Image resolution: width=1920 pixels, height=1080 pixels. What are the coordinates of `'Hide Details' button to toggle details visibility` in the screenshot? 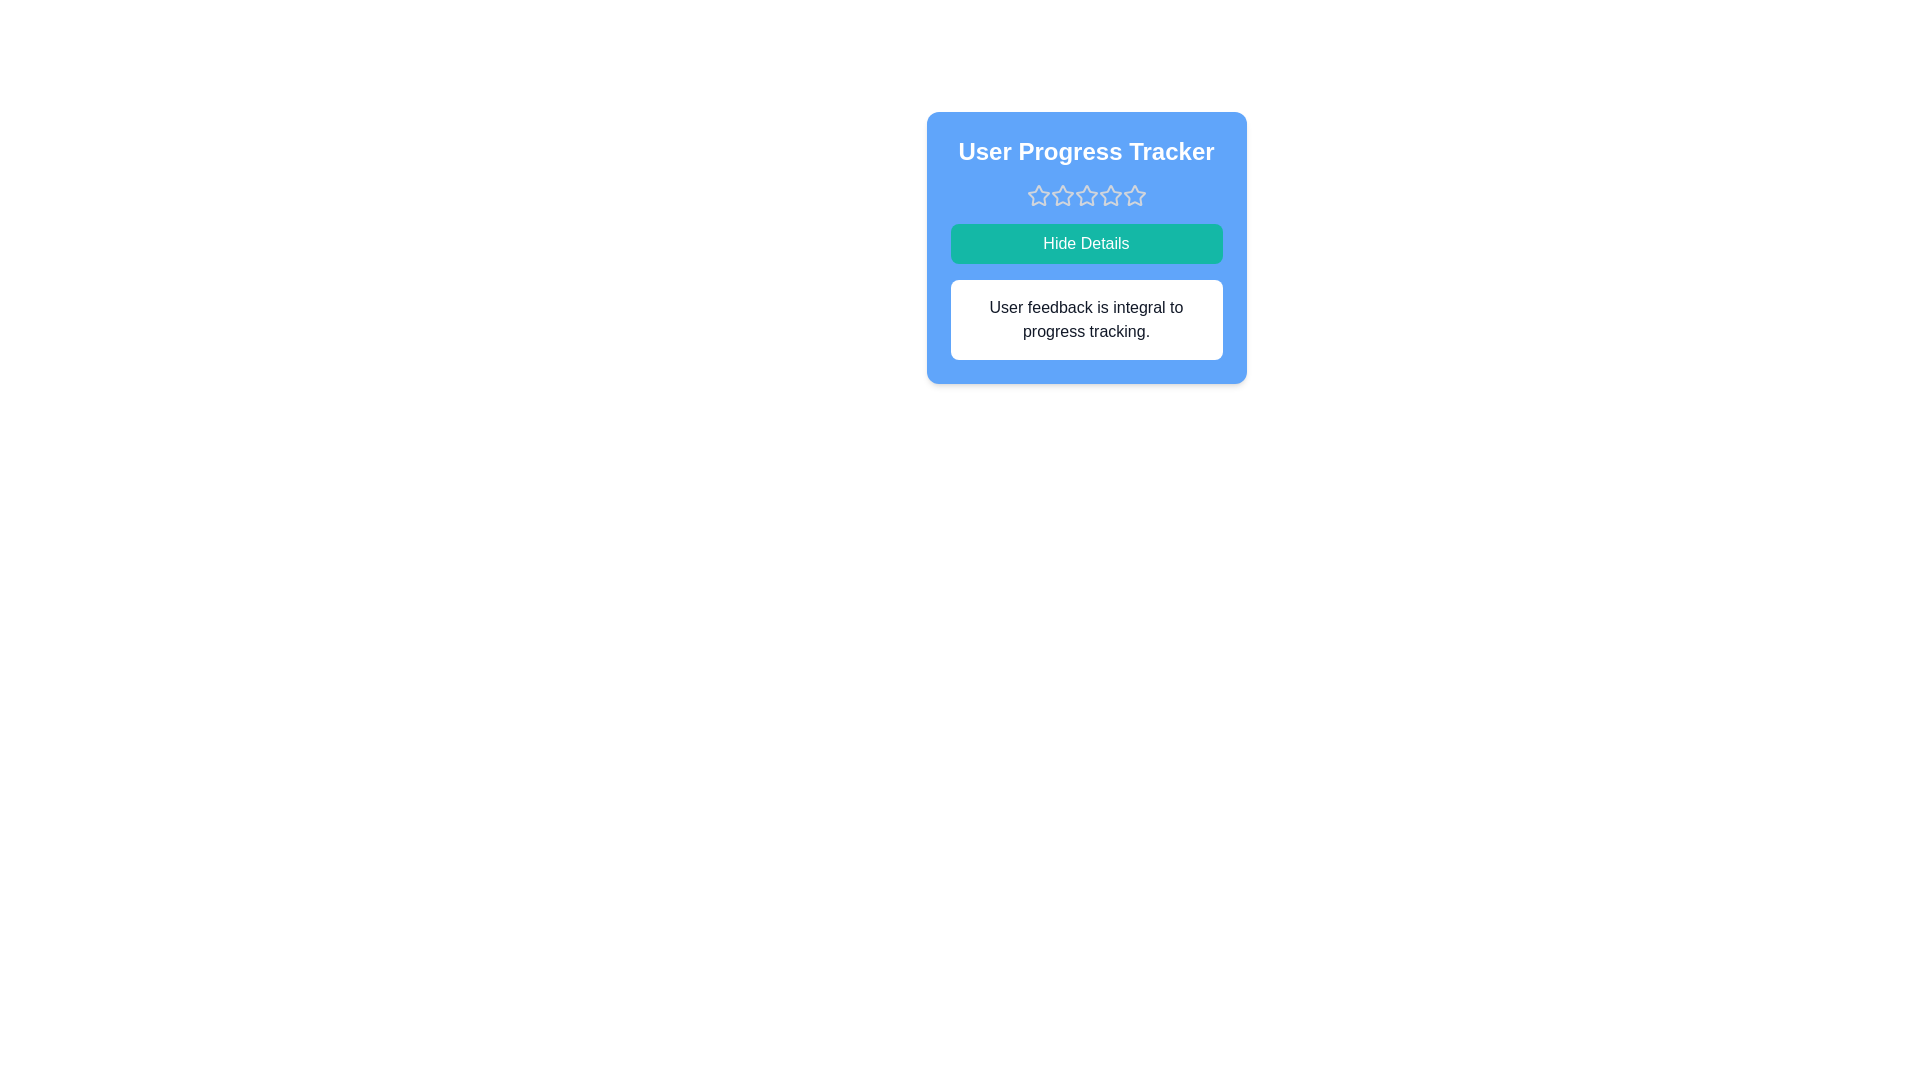 It's located at (1085, 242).